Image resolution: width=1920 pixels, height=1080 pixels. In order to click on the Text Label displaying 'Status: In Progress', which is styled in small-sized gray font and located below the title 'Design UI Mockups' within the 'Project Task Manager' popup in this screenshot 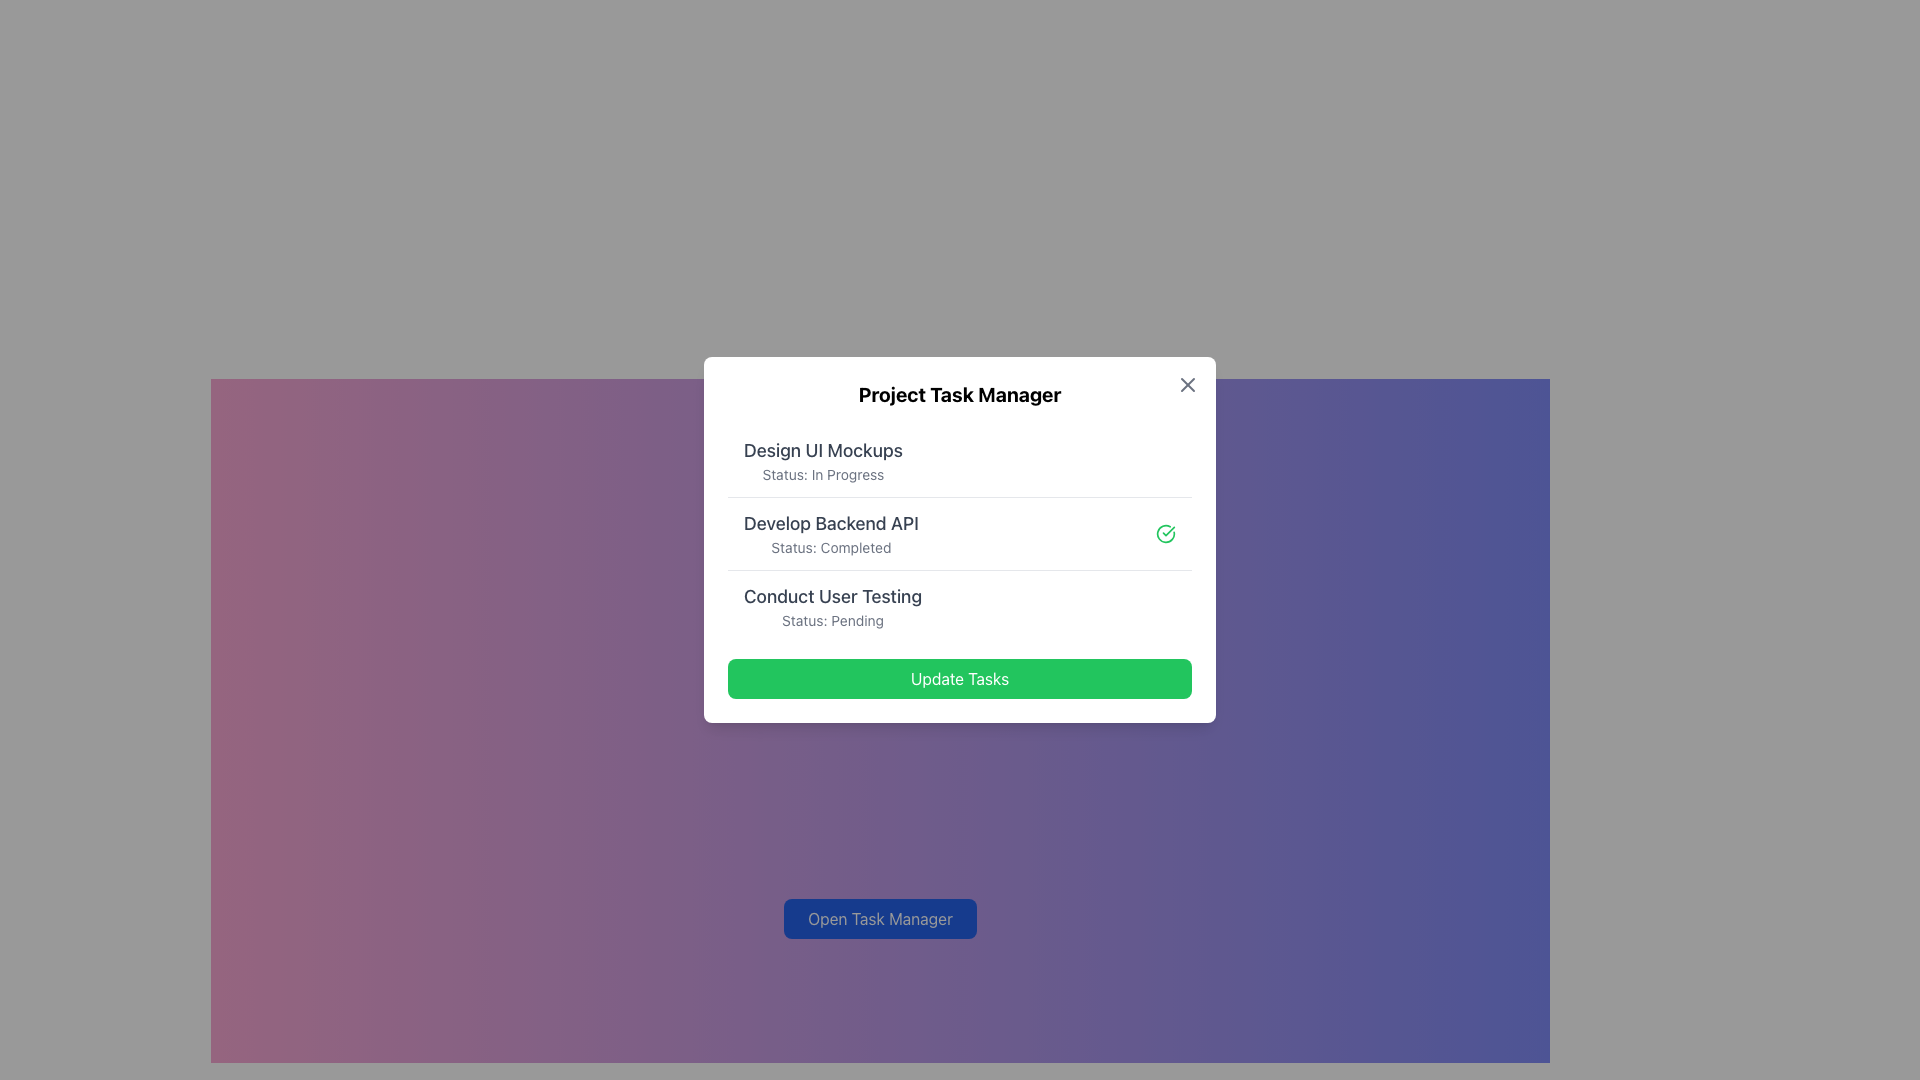, I will do `click(823, 474)`.